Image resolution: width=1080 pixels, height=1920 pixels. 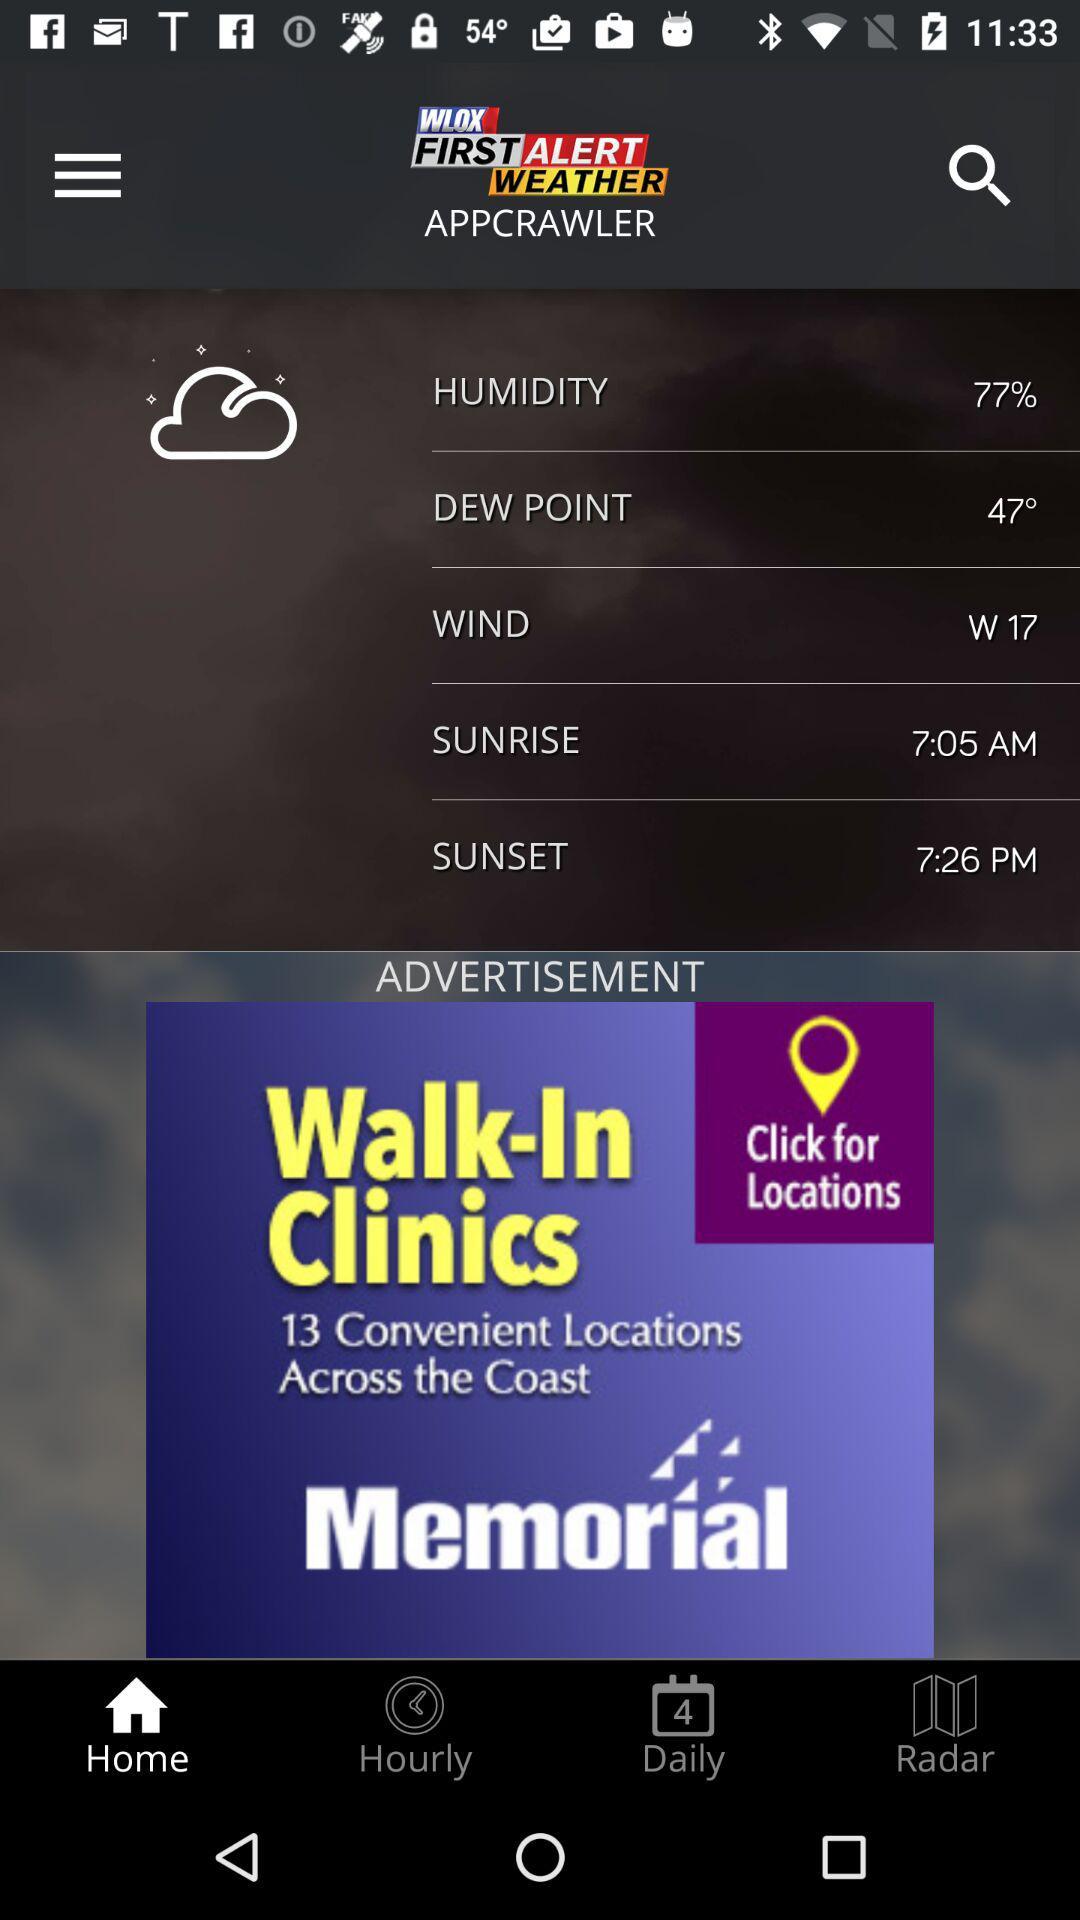 I want to click on item next to the hourly radio button, so click(x=135, y=1726).